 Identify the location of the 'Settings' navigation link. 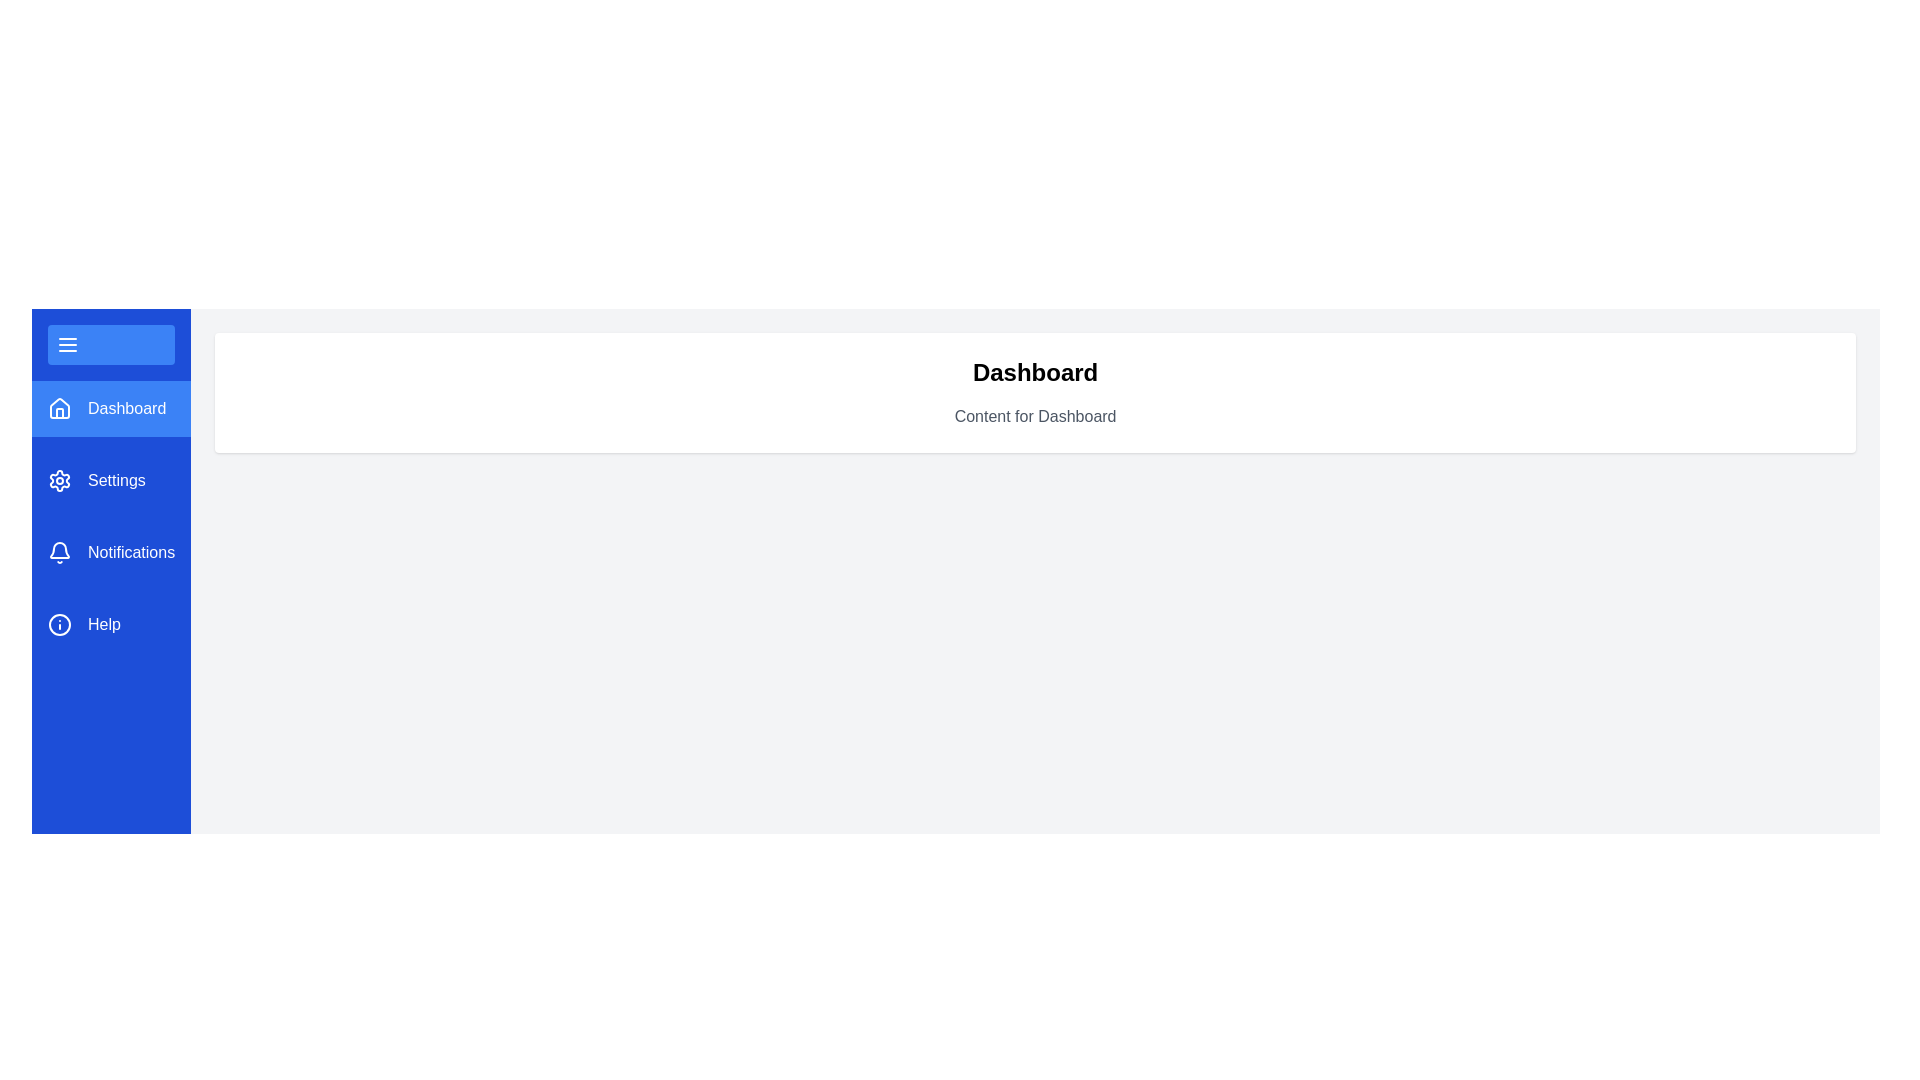
(110, 481).